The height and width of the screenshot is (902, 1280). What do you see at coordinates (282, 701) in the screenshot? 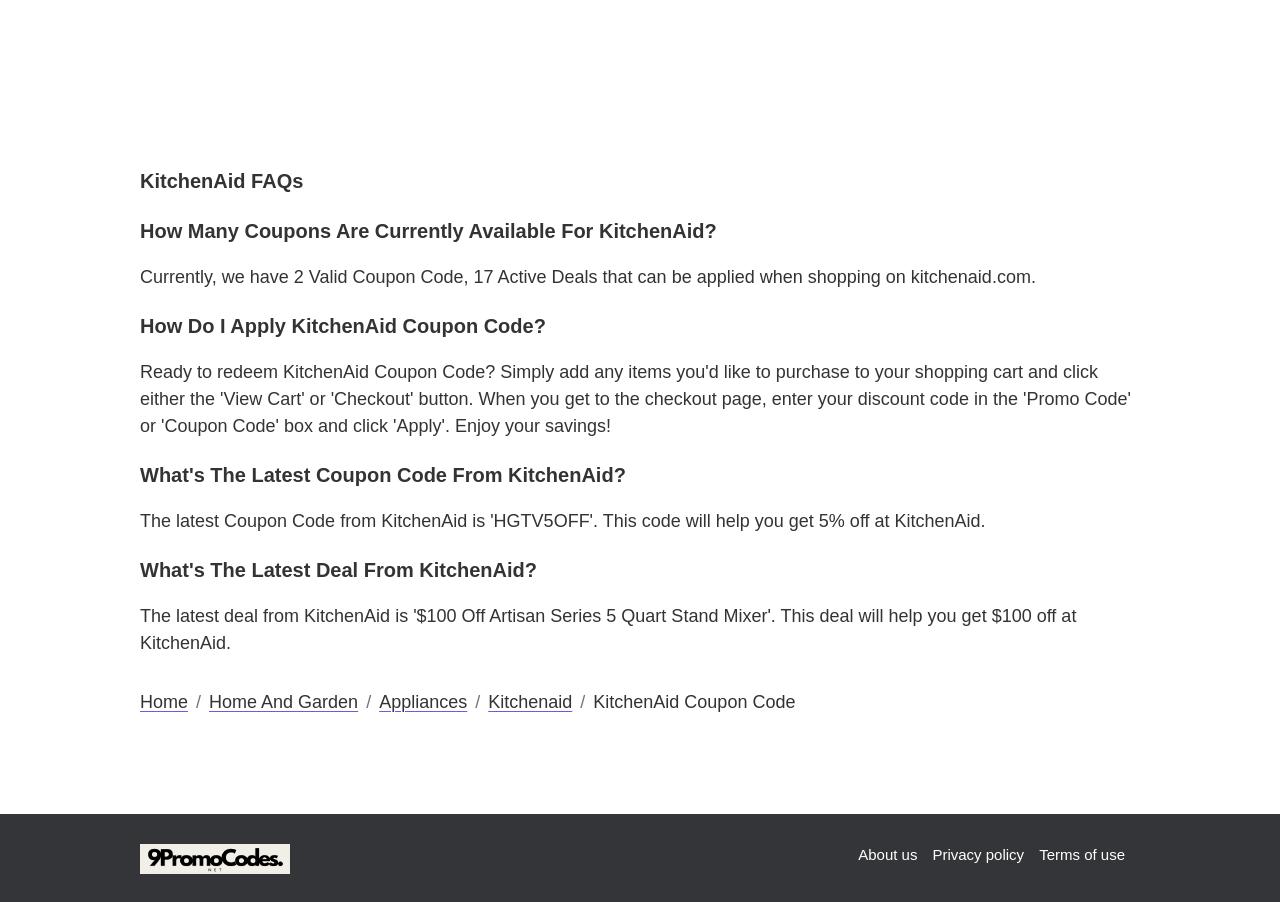
I see `'Home And Garden'` at bounding box center [282, 701].